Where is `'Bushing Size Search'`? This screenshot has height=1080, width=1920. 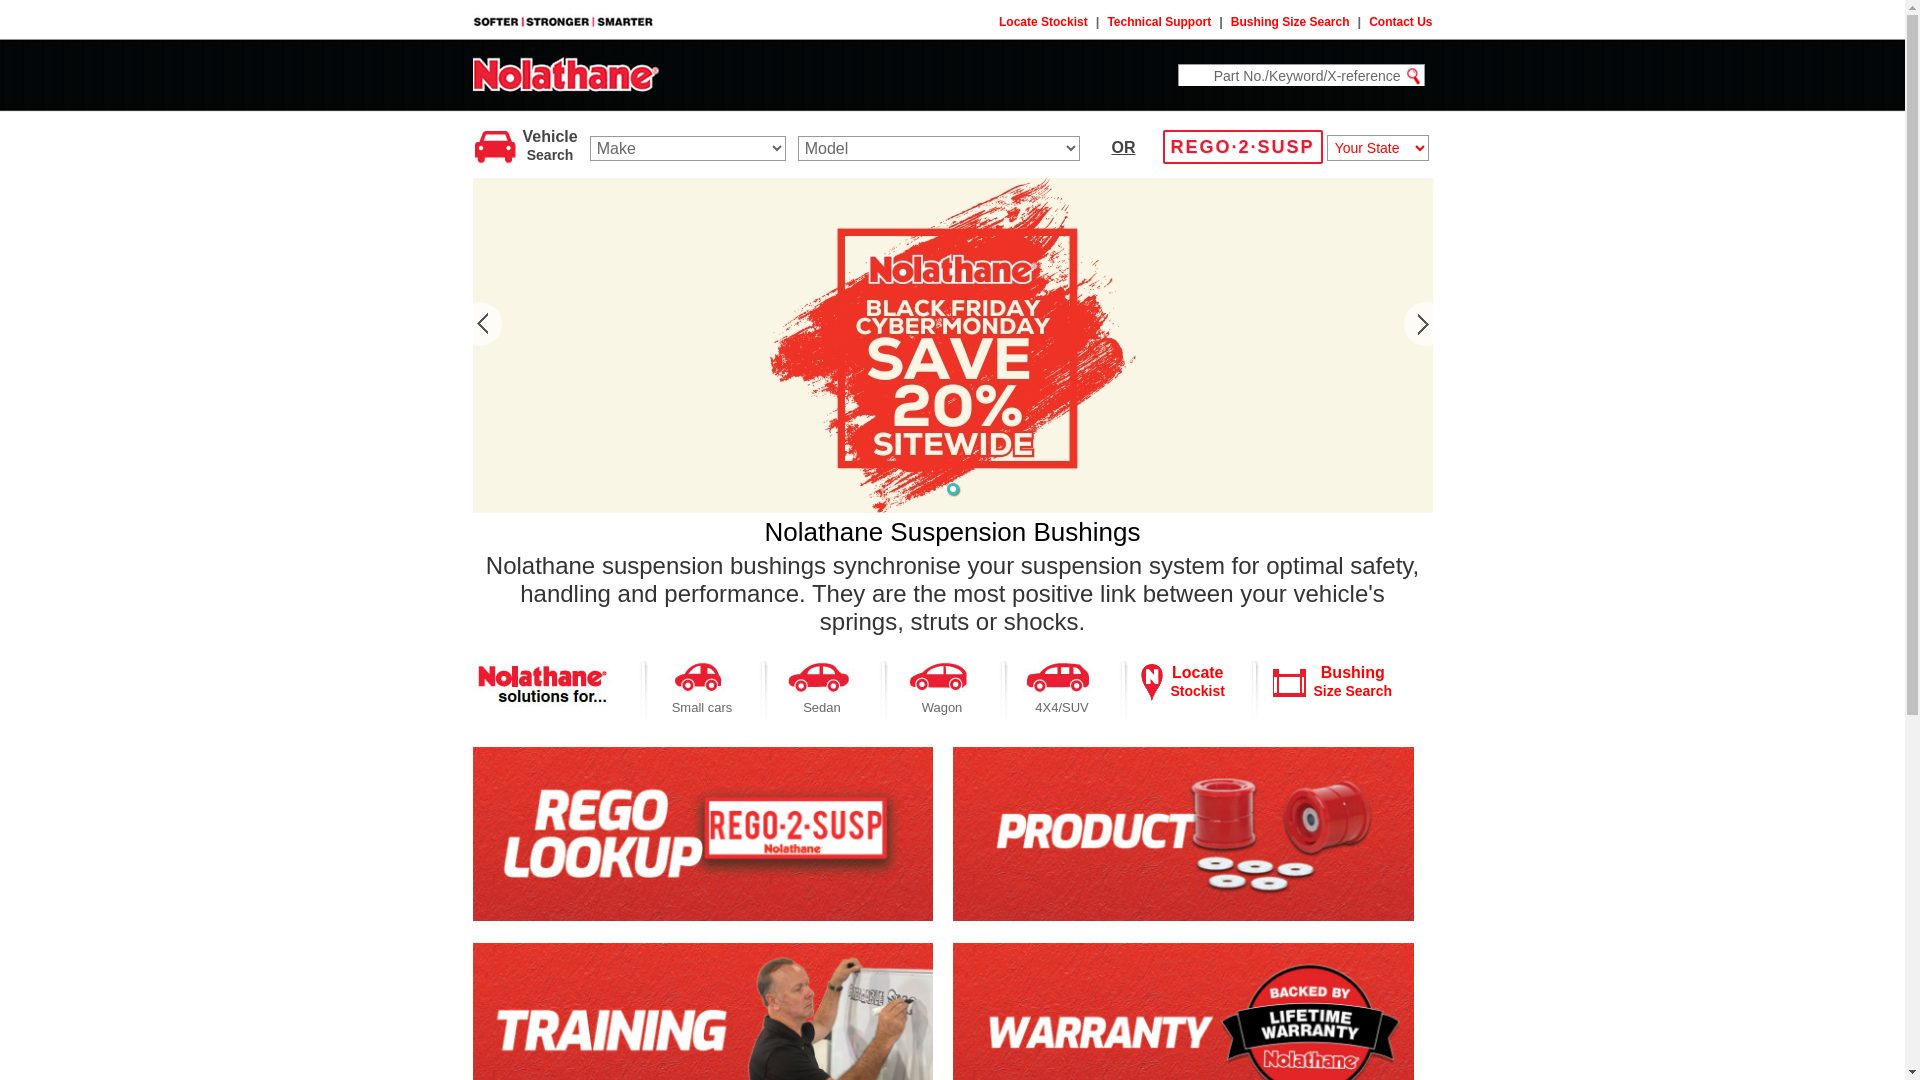
'Bushing Size Search' is located at coordinates (1289, 681).